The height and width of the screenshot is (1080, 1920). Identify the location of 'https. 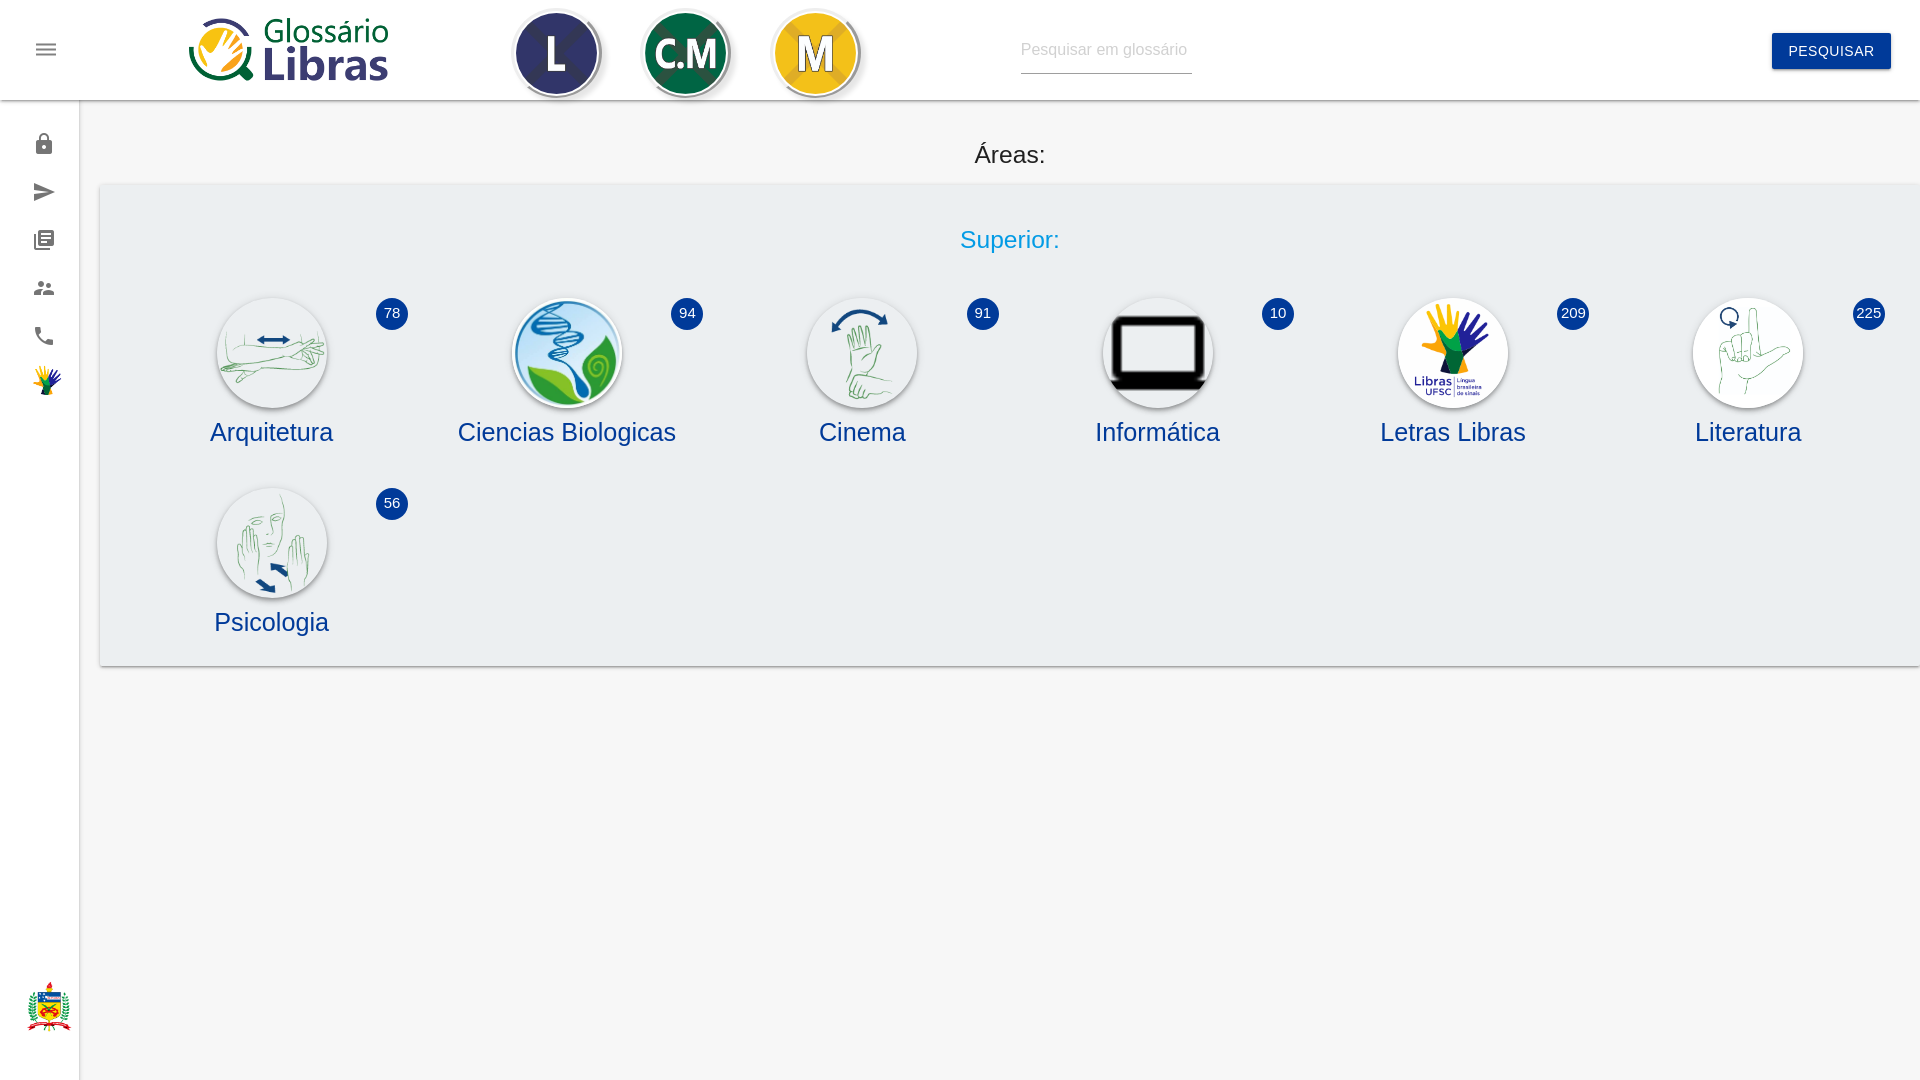
(39, 142).